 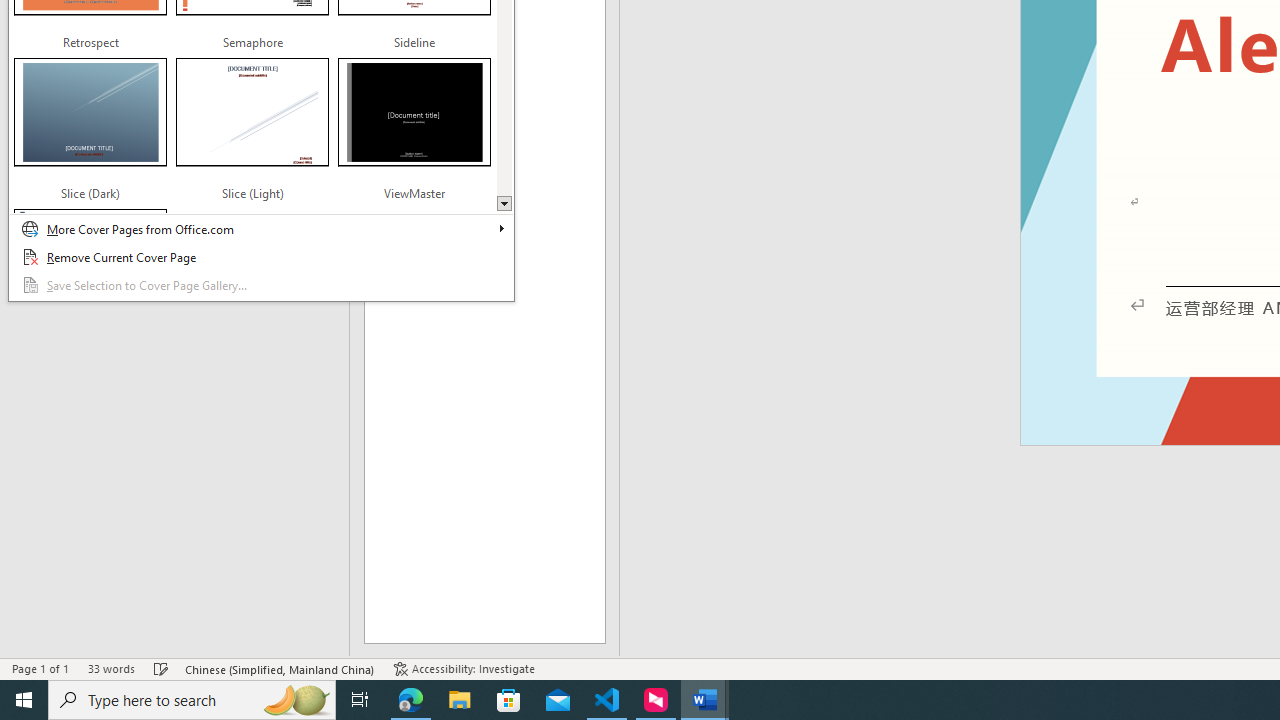 I want to click on 'Microsoft Store', so click(x=509, y=698).